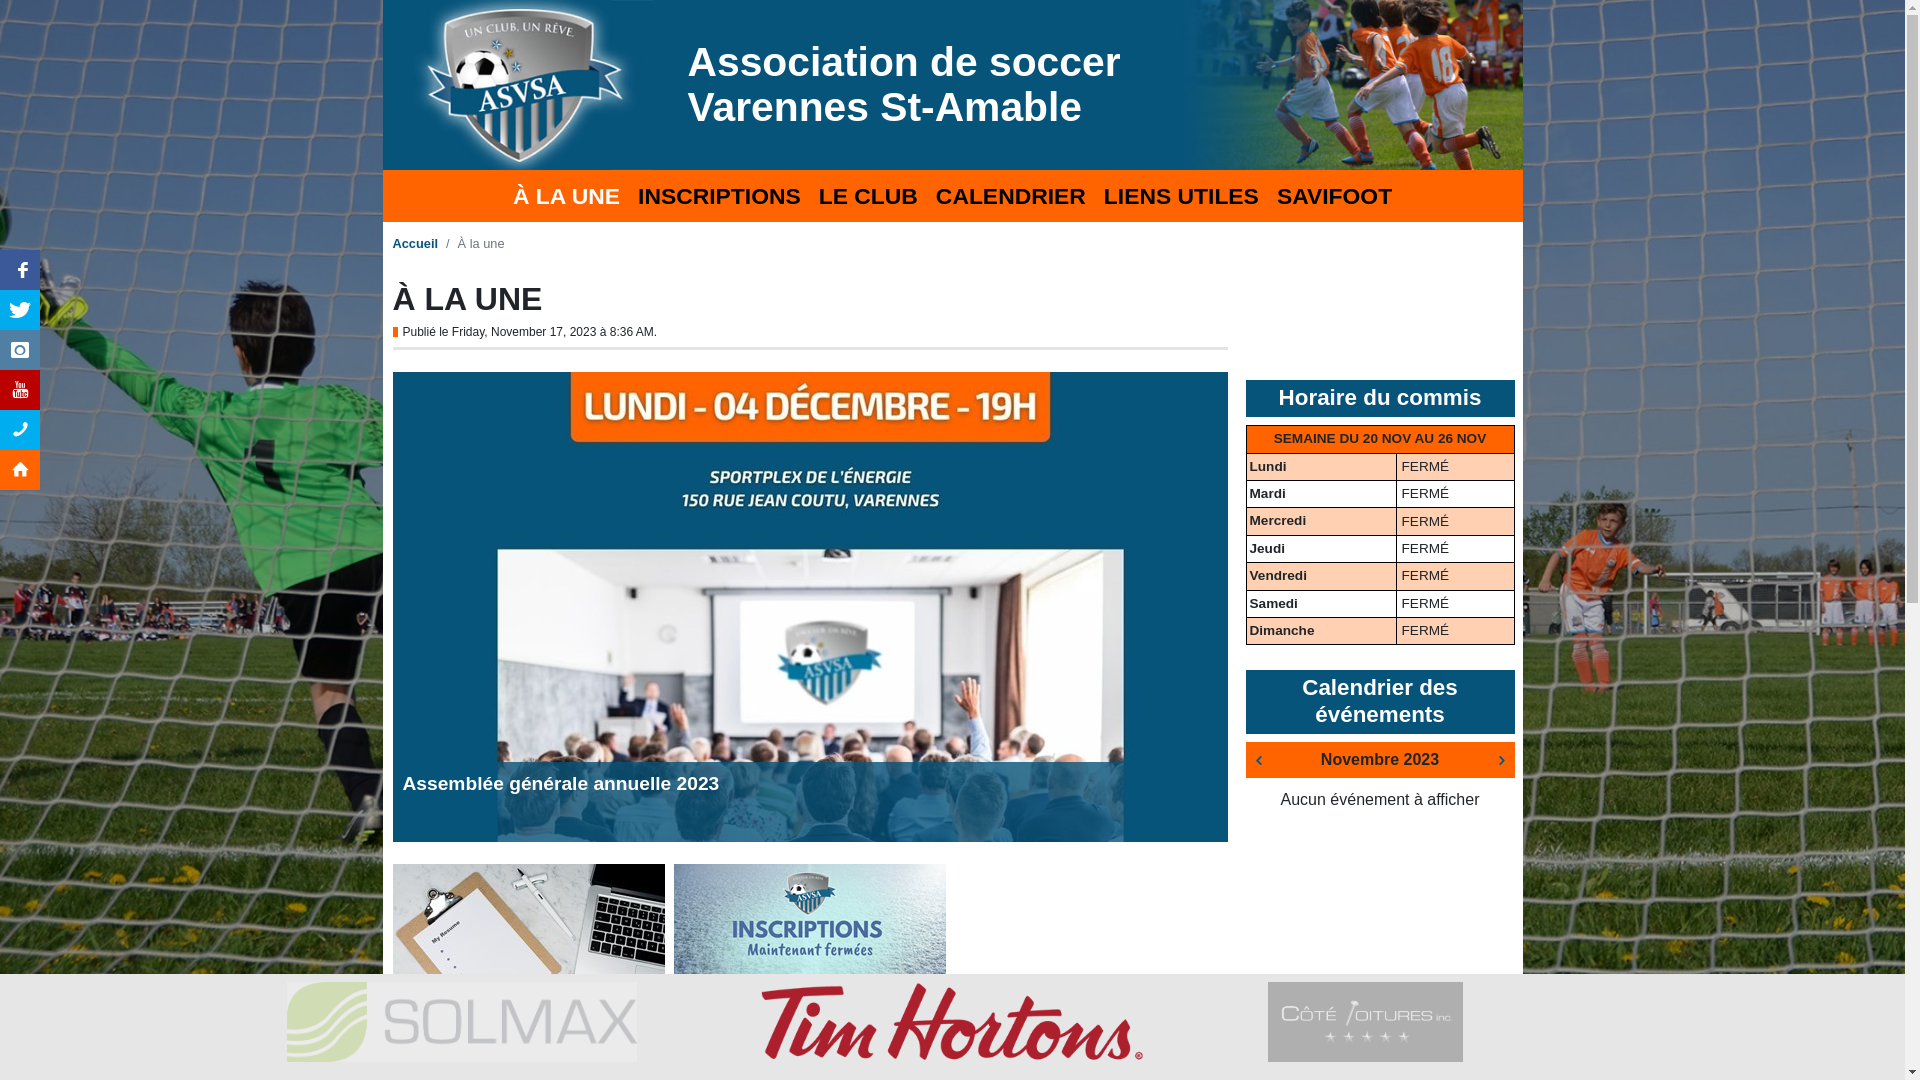  I want to click on 'LIENS UTILES', so click(1181, 196).